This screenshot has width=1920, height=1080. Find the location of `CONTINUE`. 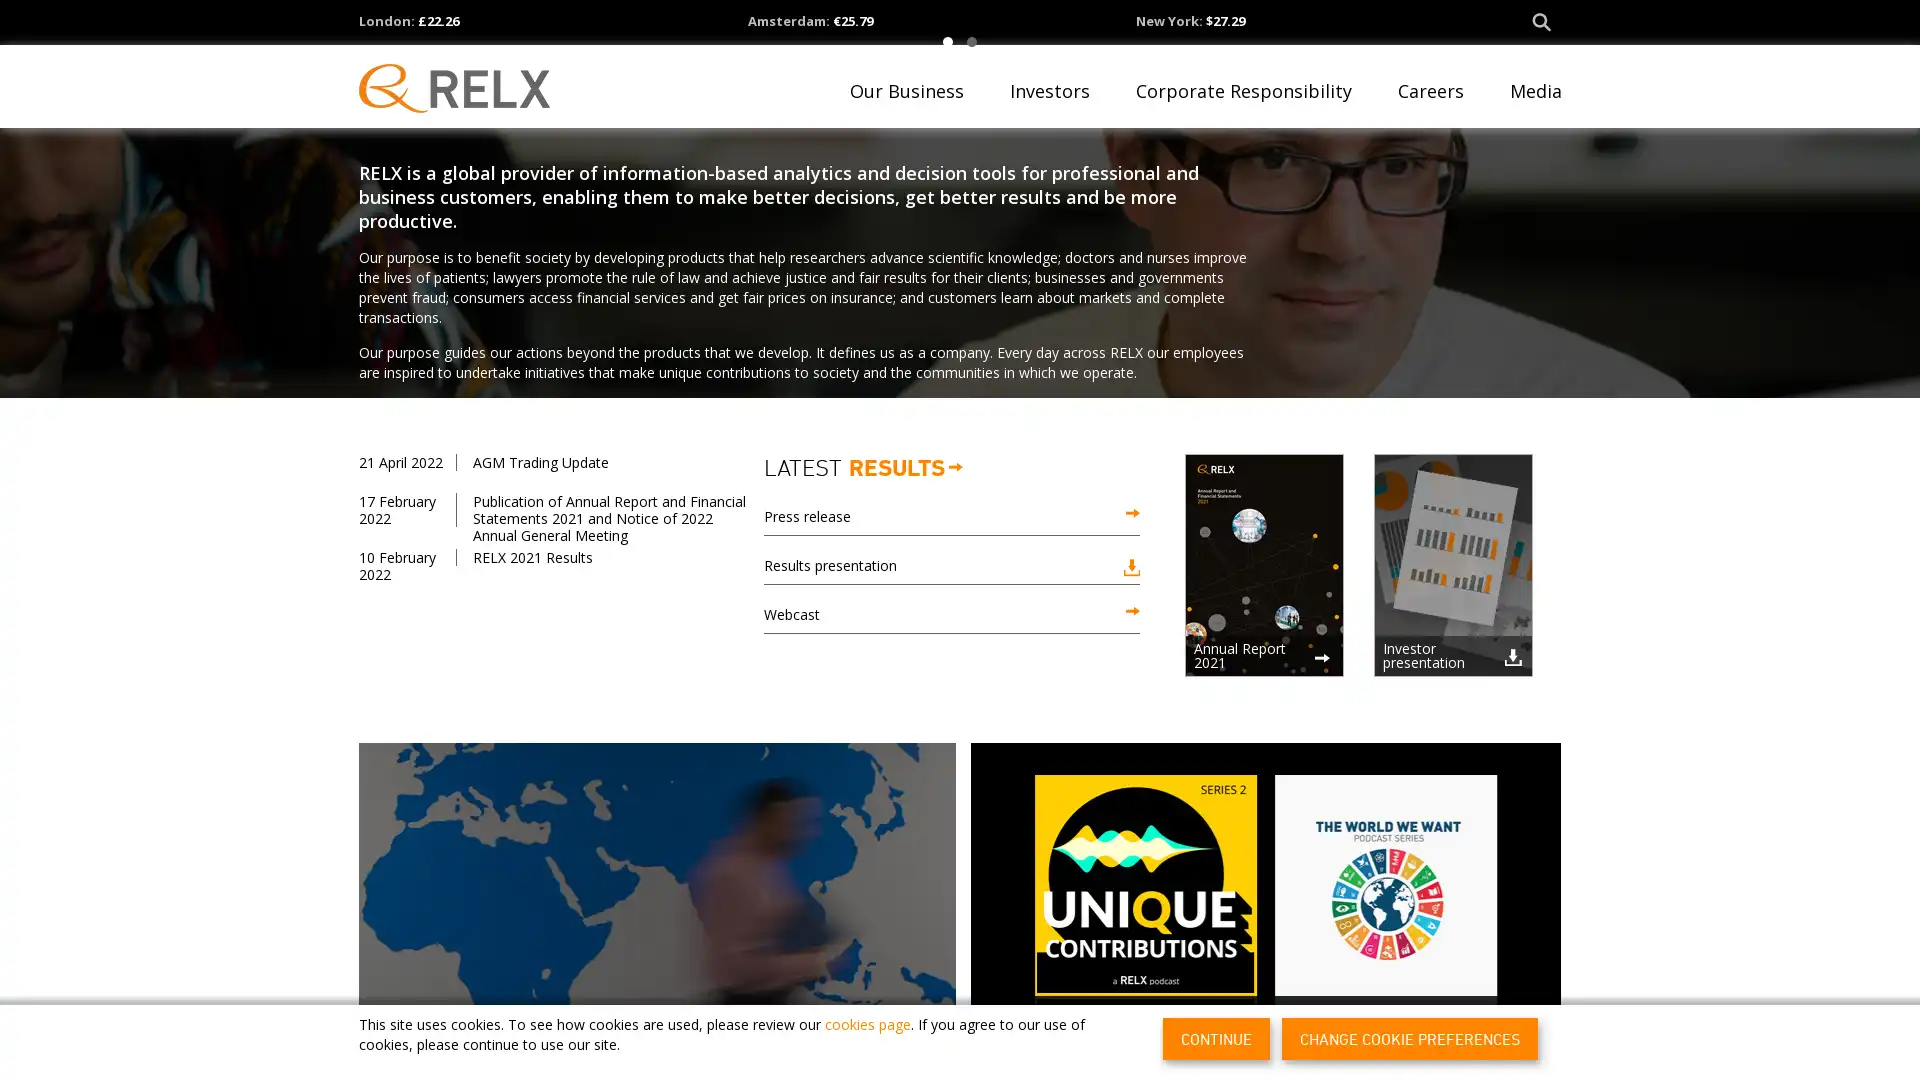

CONTINUE is located at coordinates (1221, 1037).